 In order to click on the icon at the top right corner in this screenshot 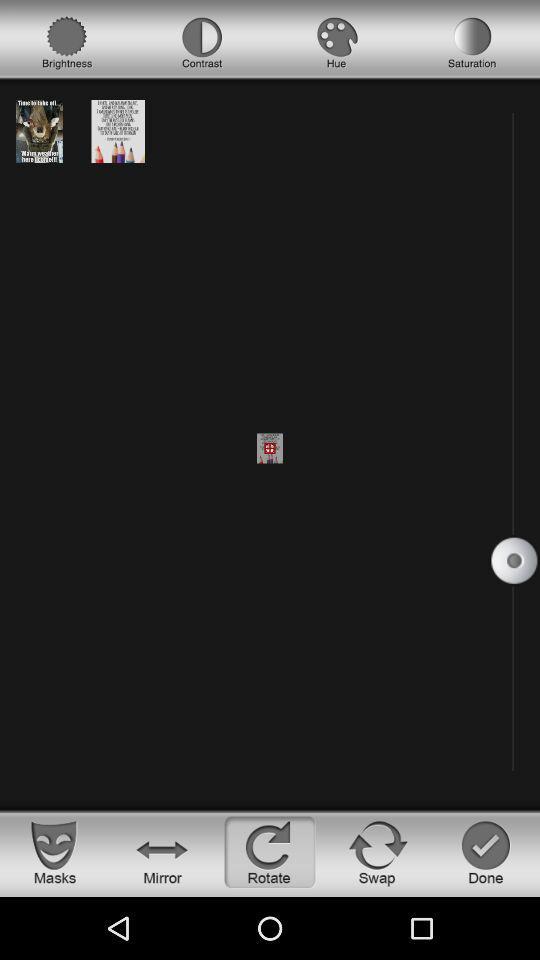, I will do `click(472, 42)`.